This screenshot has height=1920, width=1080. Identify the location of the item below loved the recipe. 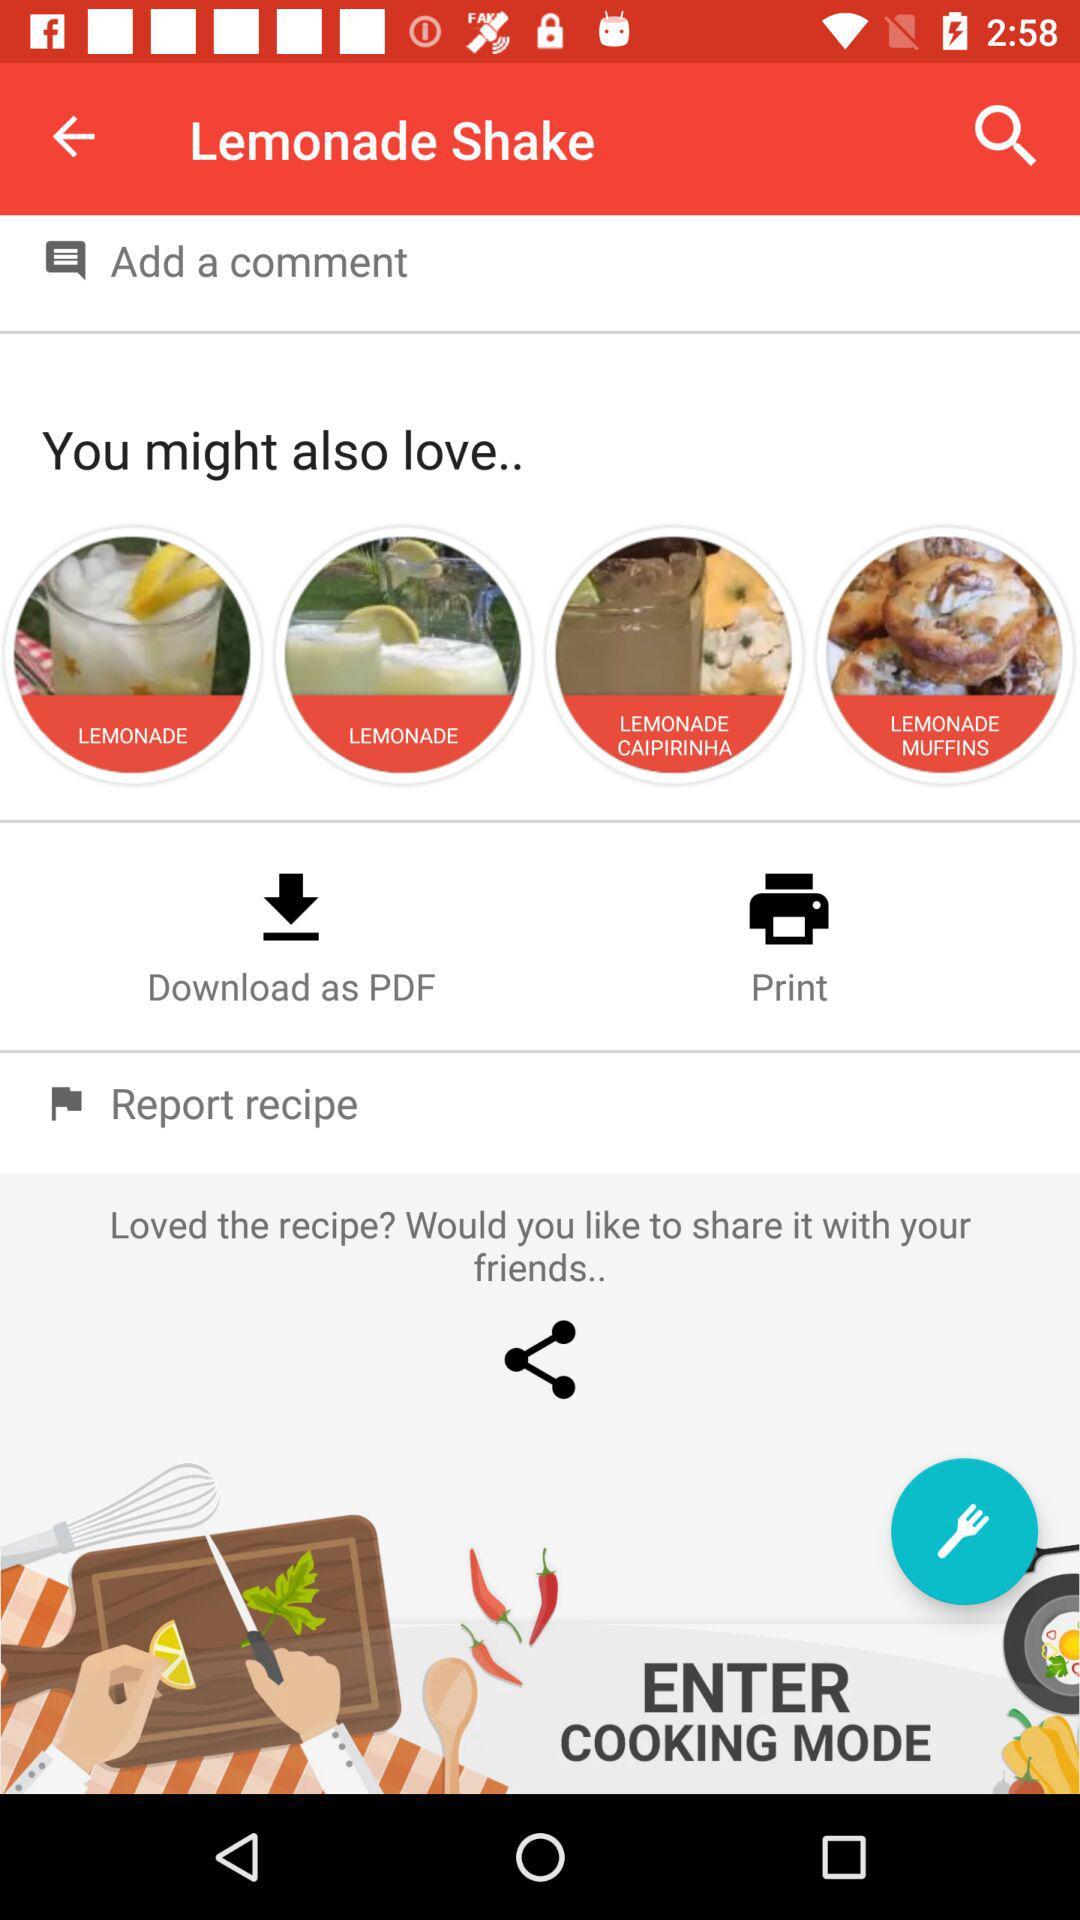
(963, 1530).